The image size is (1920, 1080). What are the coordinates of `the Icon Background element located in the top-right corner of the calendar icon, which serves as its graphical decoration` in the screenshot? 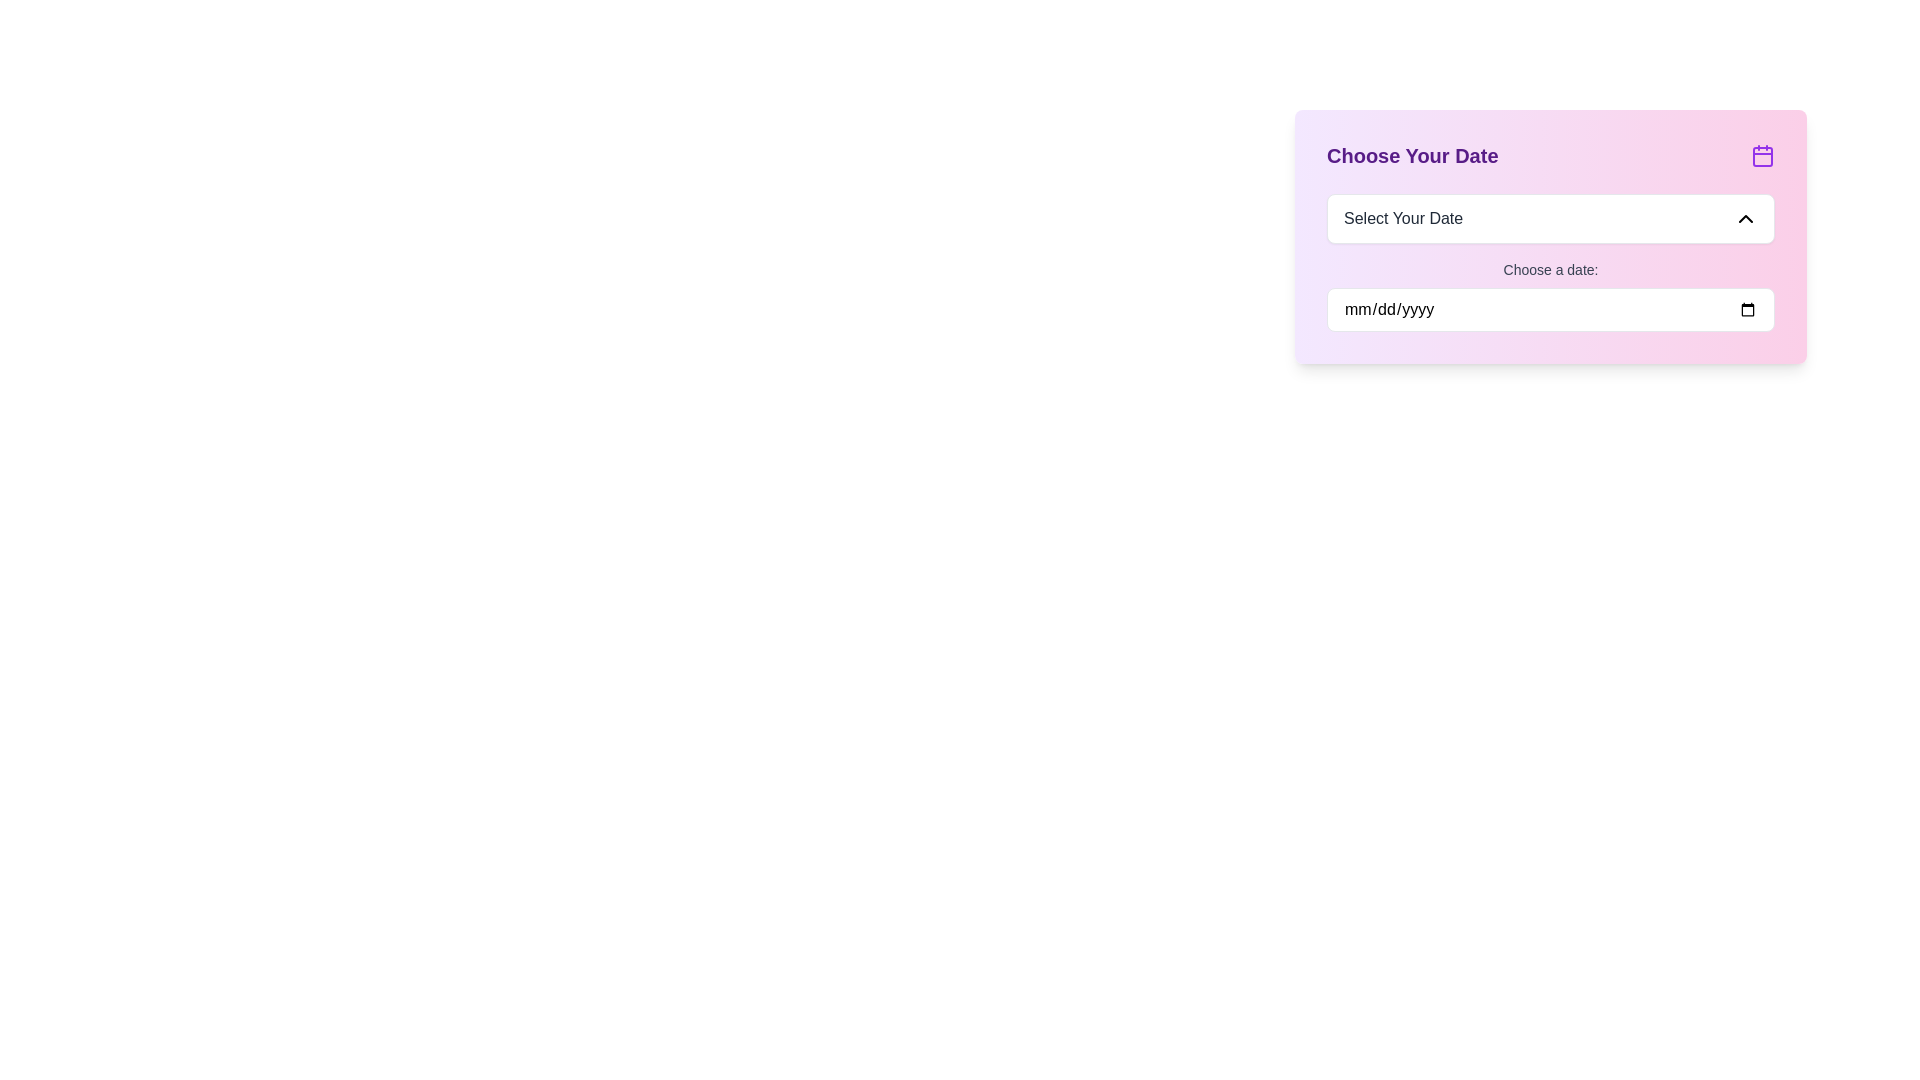 It's located at (1762, 156).